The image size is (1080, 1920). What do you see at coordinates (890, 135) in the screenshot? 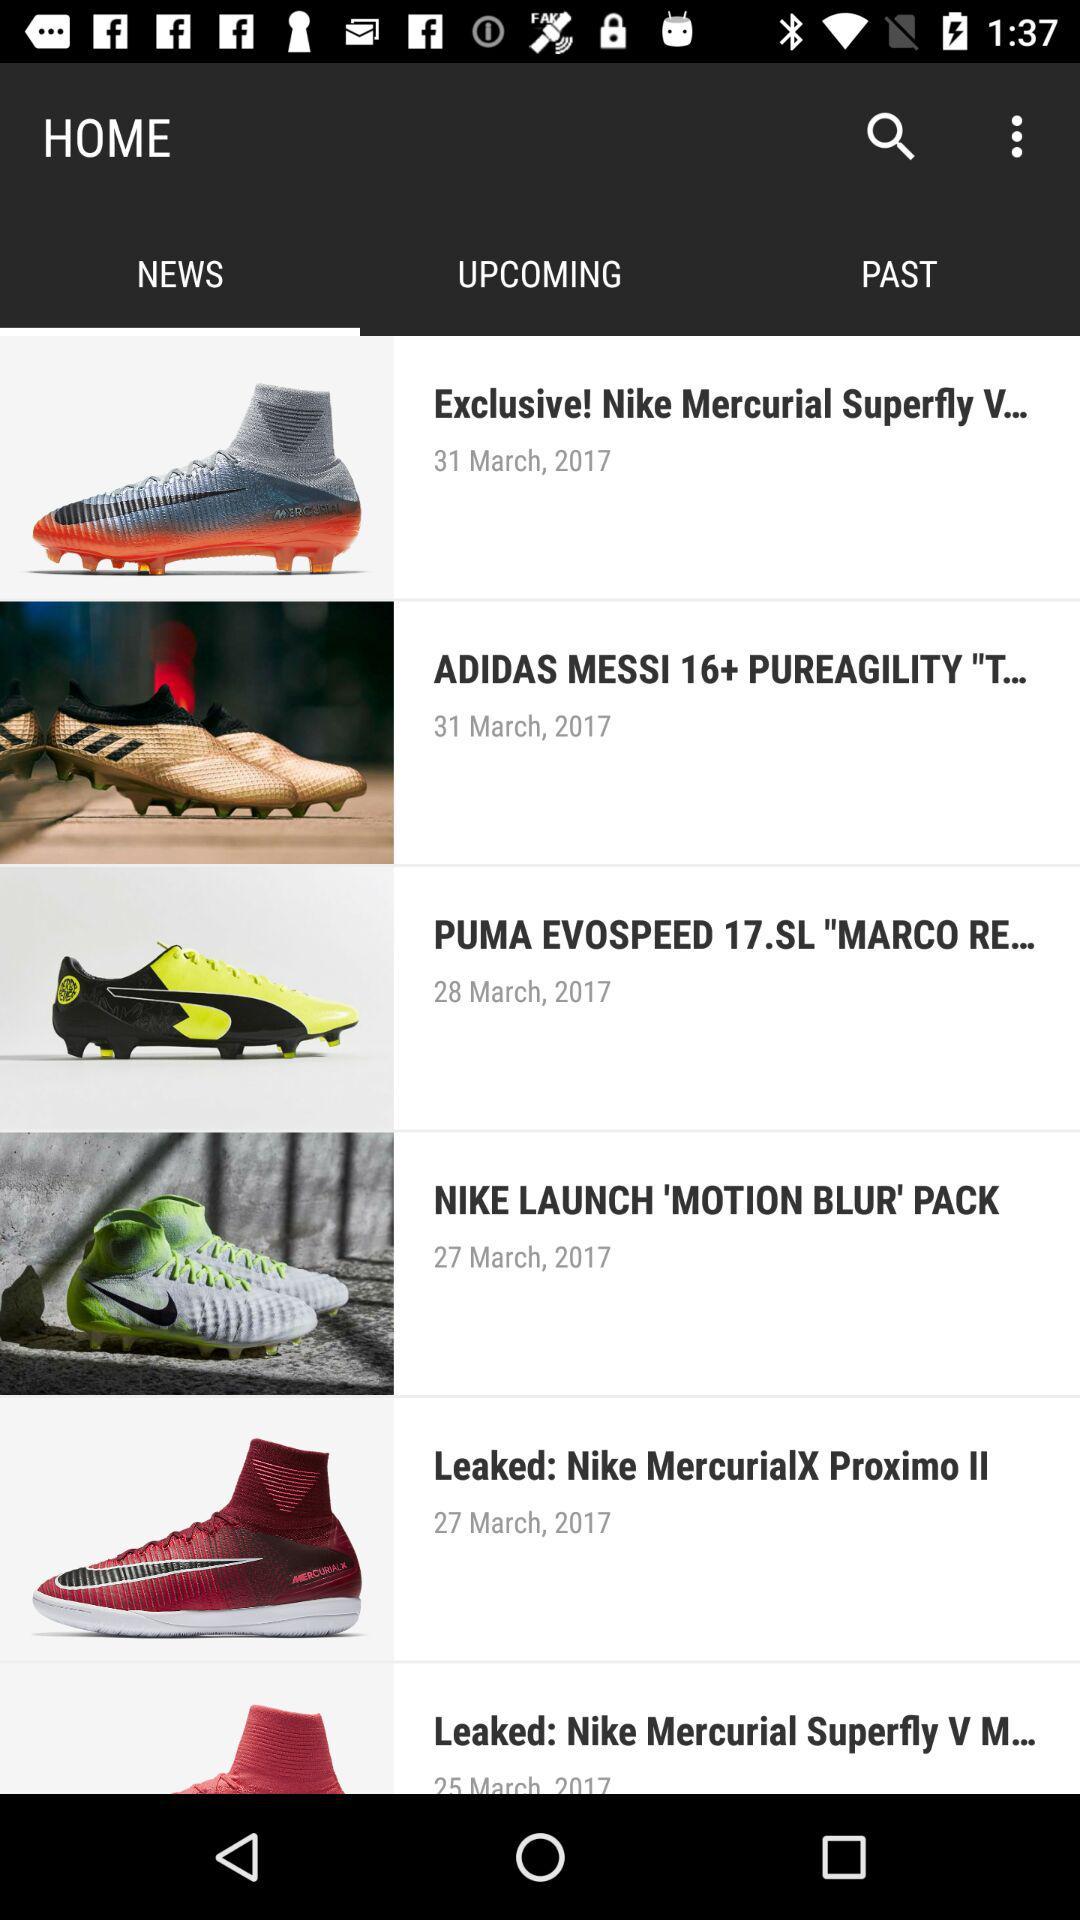
I see `the icon to the right of the home` at bounding box center [890, 135].